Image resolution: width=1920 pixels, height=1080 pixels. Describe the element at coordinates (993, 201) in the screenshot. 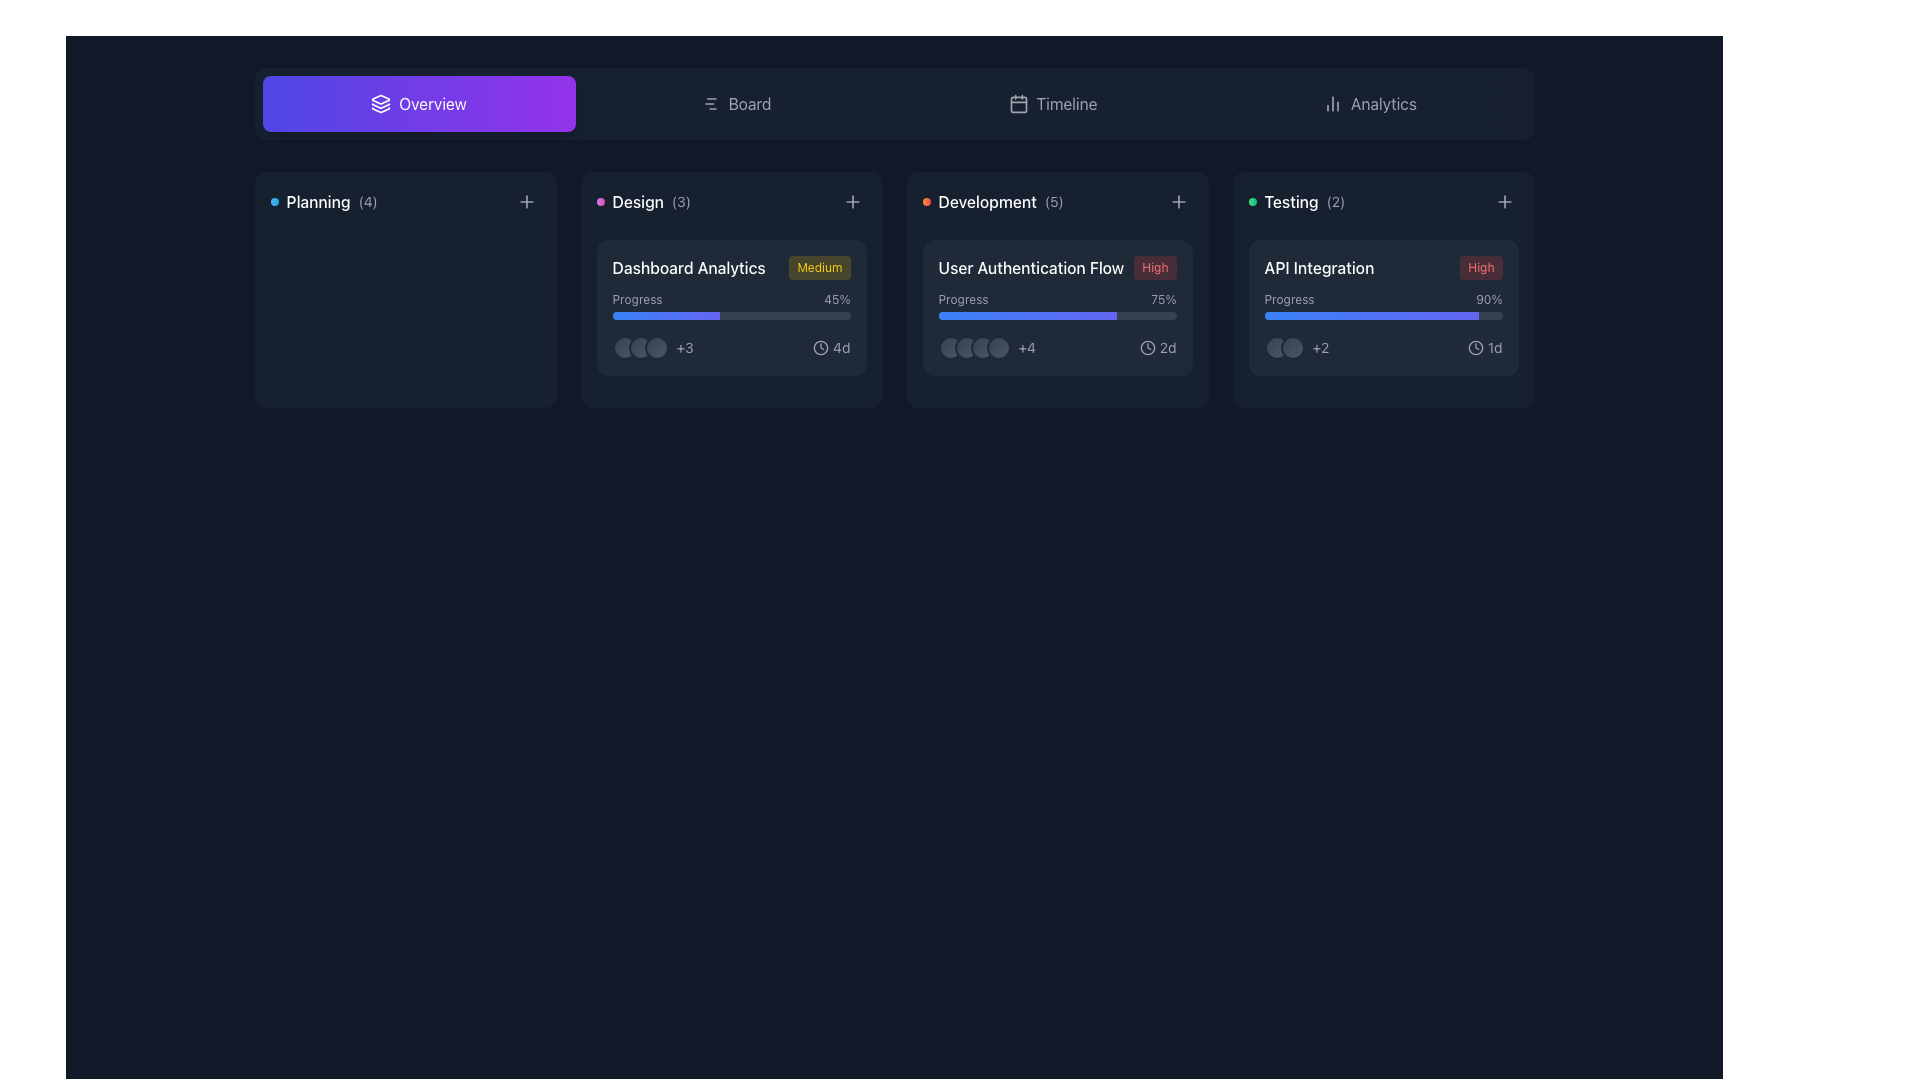

I see `text element labeled 'Development' with a gray '(5)' and an orange to red circular icon to understand its context` at that location.